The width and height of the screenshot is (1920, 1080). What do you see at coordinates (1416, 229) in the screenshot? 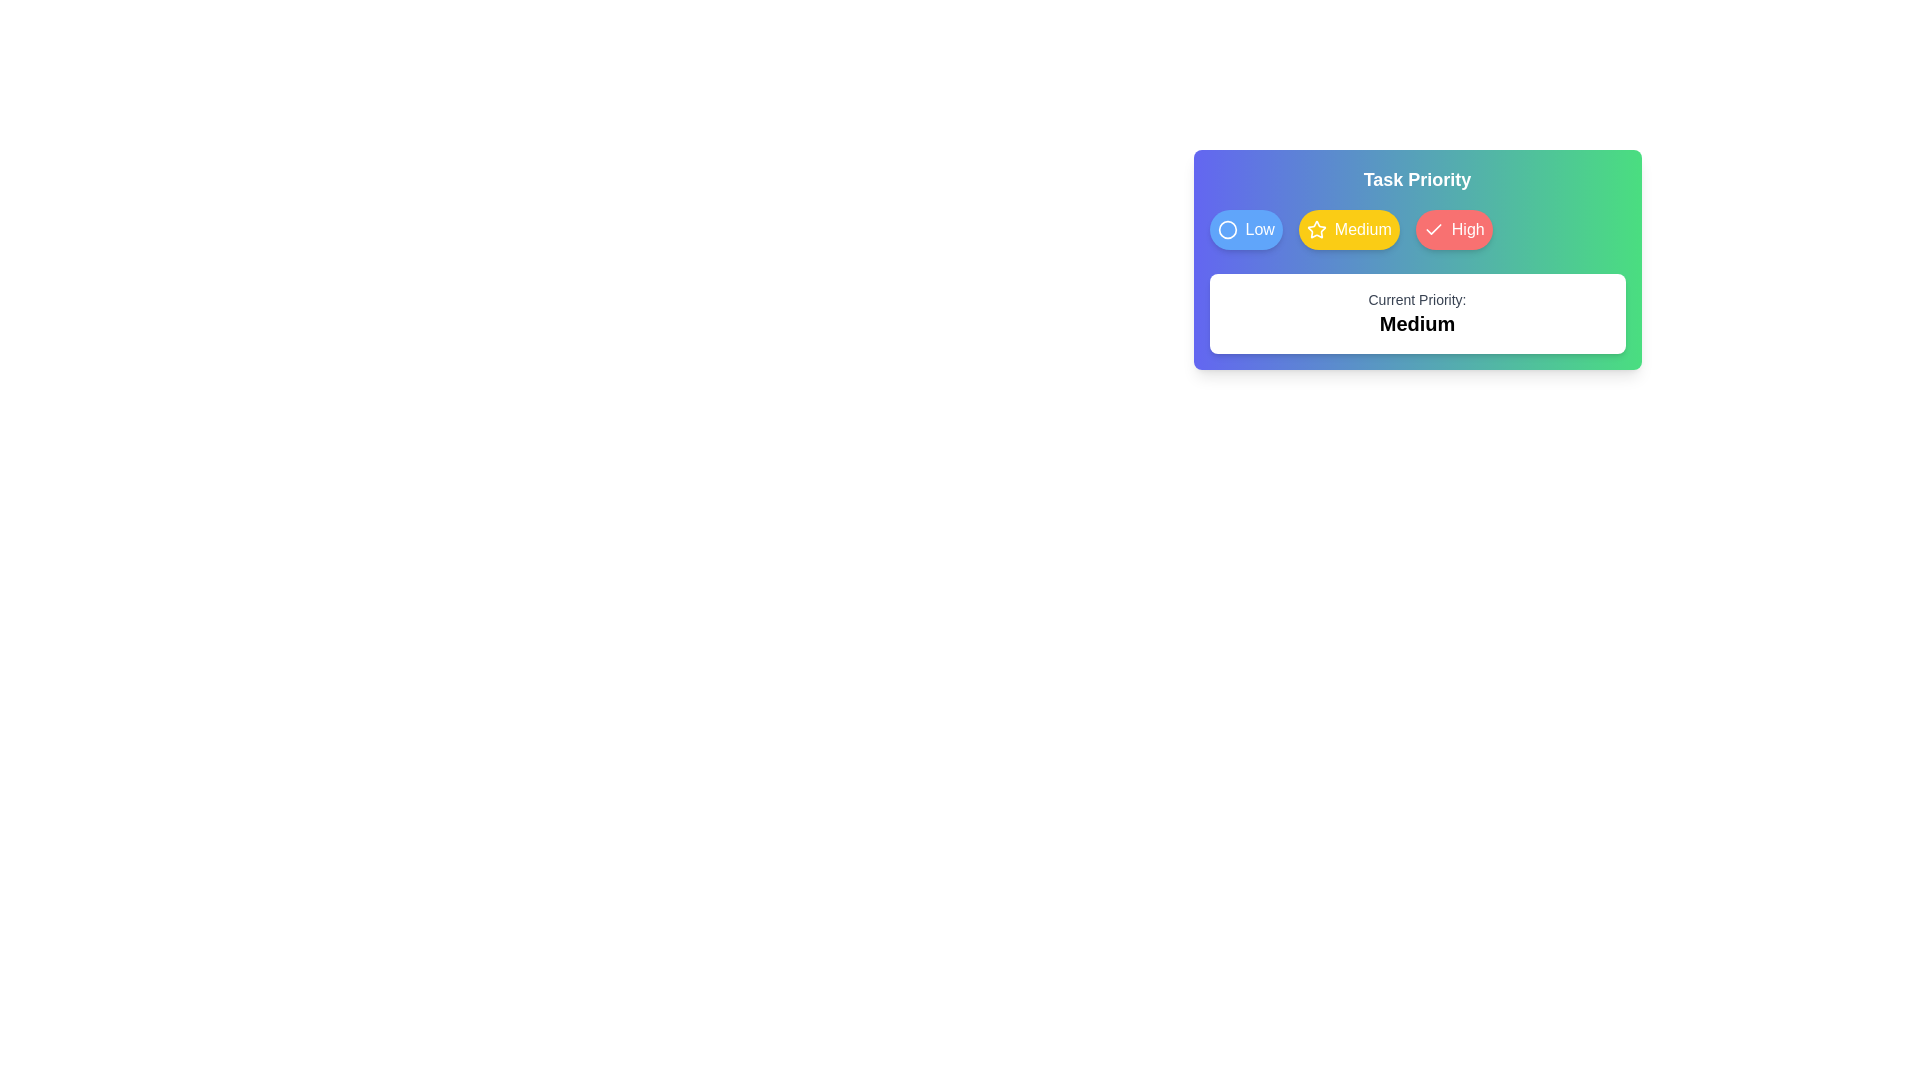
I see `the 'High' button in the Button group with selectable options` at bounding box center [1416, 229].